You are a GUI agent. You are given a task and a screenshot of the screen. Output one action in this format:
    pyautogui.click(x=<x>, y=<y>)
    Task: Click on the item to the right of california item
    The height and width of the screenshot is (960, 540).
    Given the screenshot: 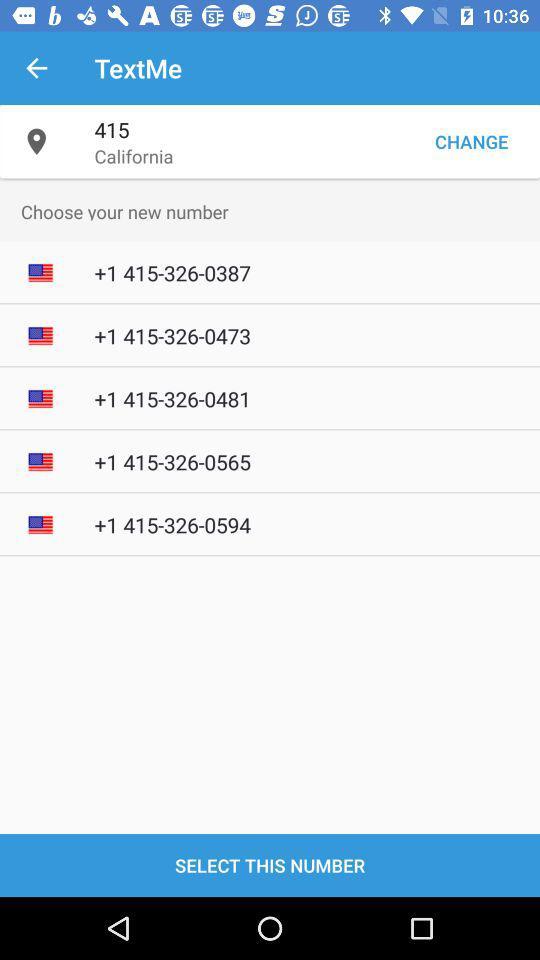 What is the action you would take?
    pyautogui.click(x=471, y=140)
    